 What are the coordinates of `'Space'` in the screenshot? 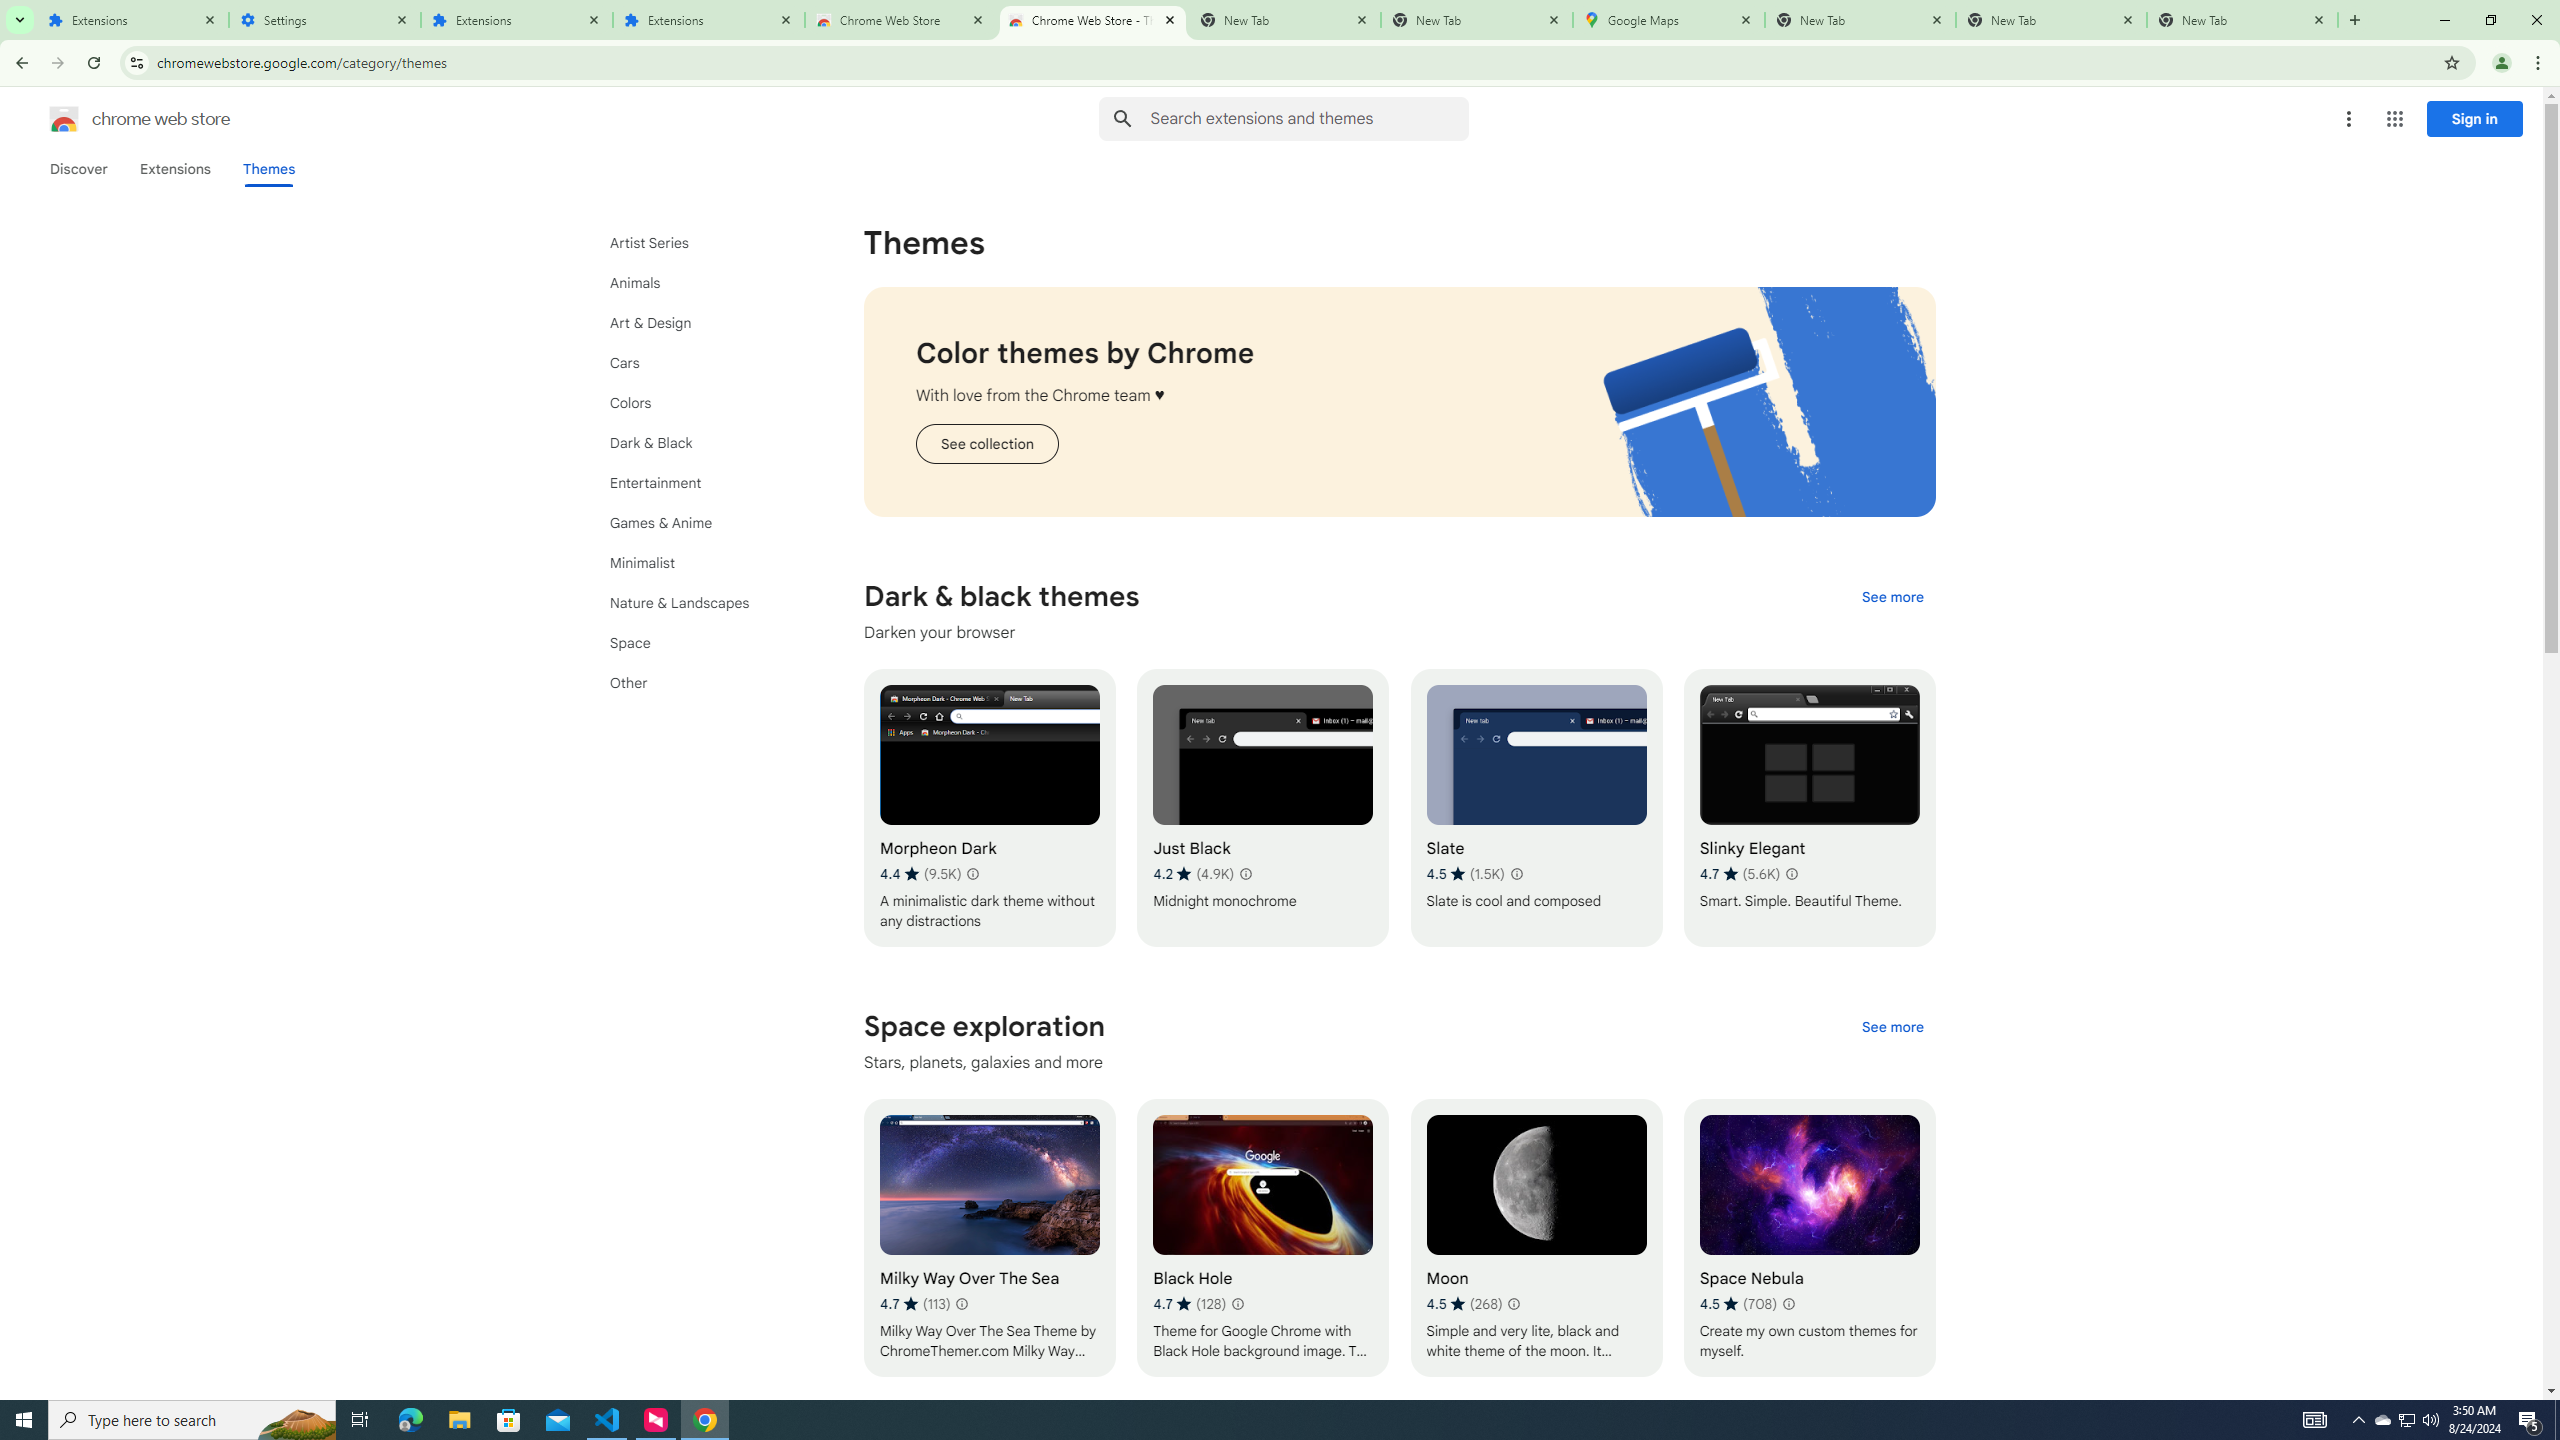 It's located at (701, 642).